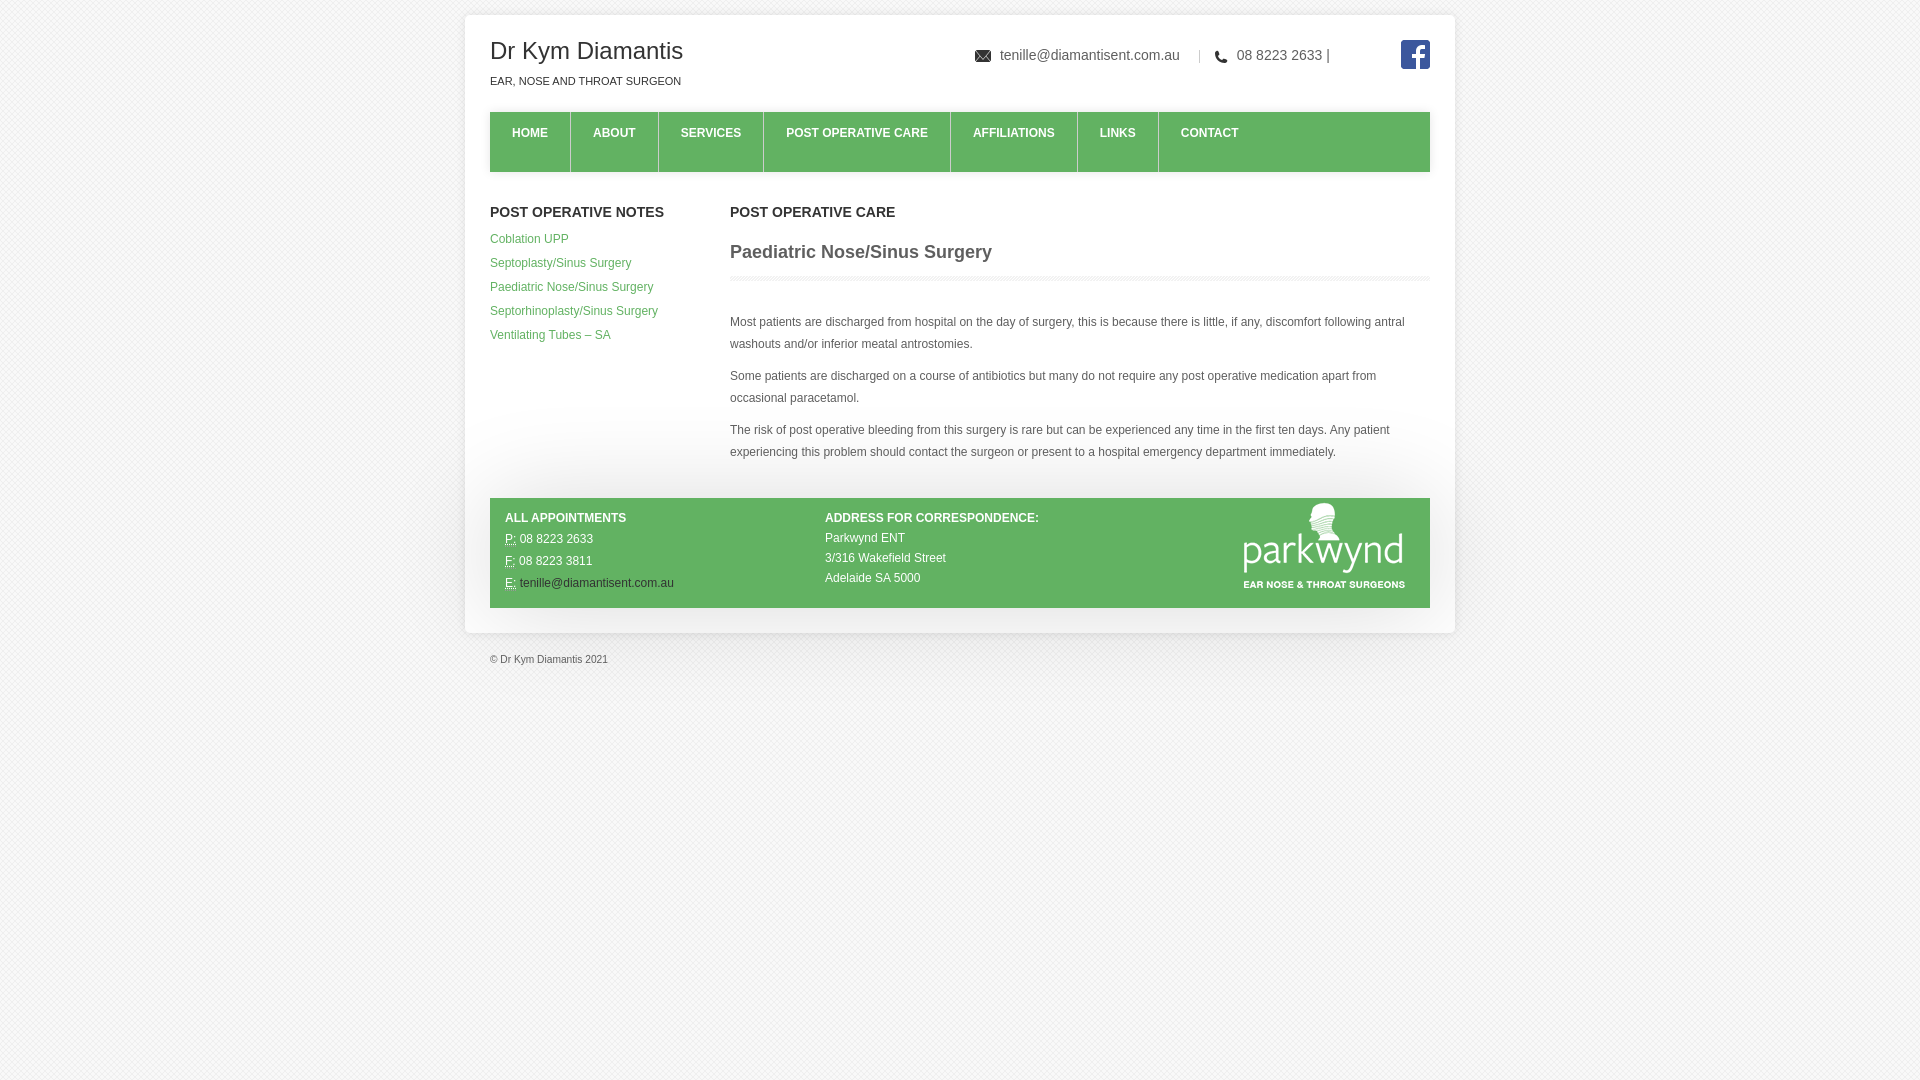  I want to click on 'Dr Kym Diamantis, so click(585, 62).